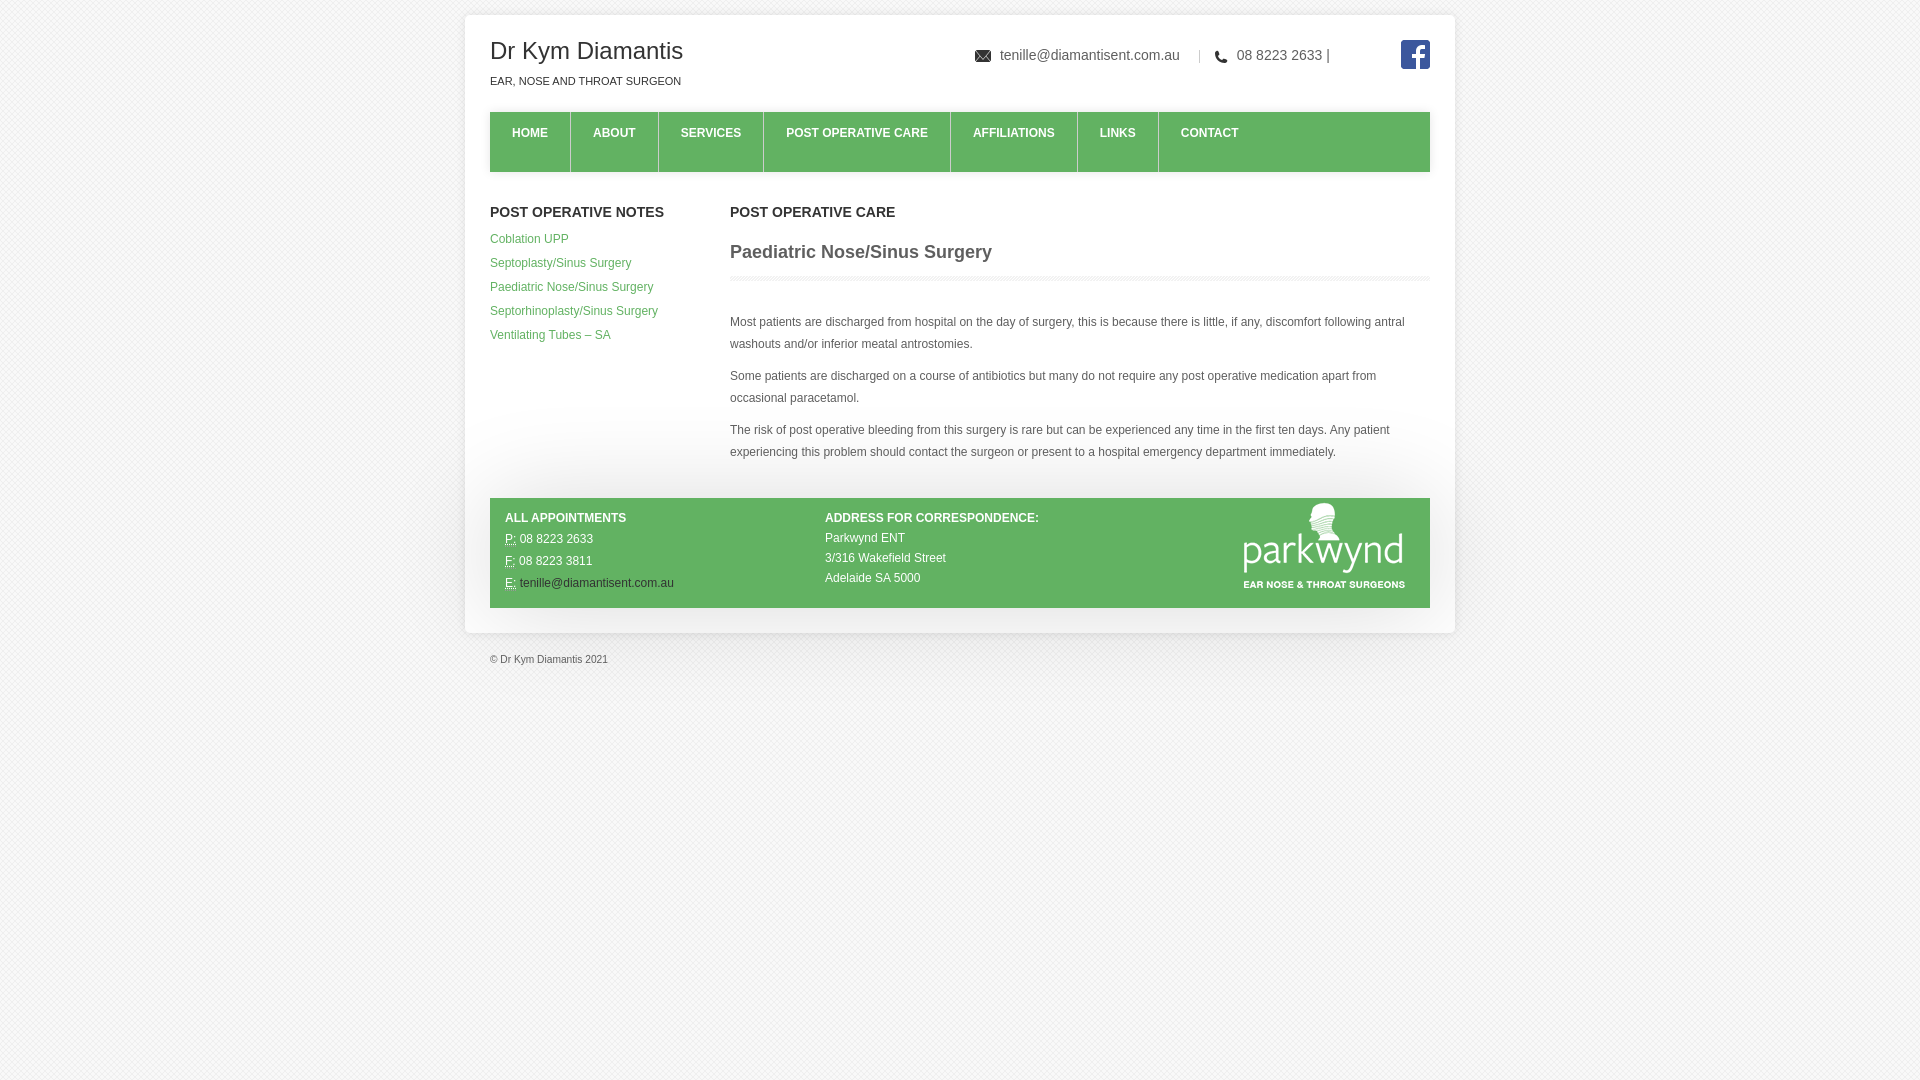  I want to click on 'Dr Kym Diamantis, so click(585, 62).